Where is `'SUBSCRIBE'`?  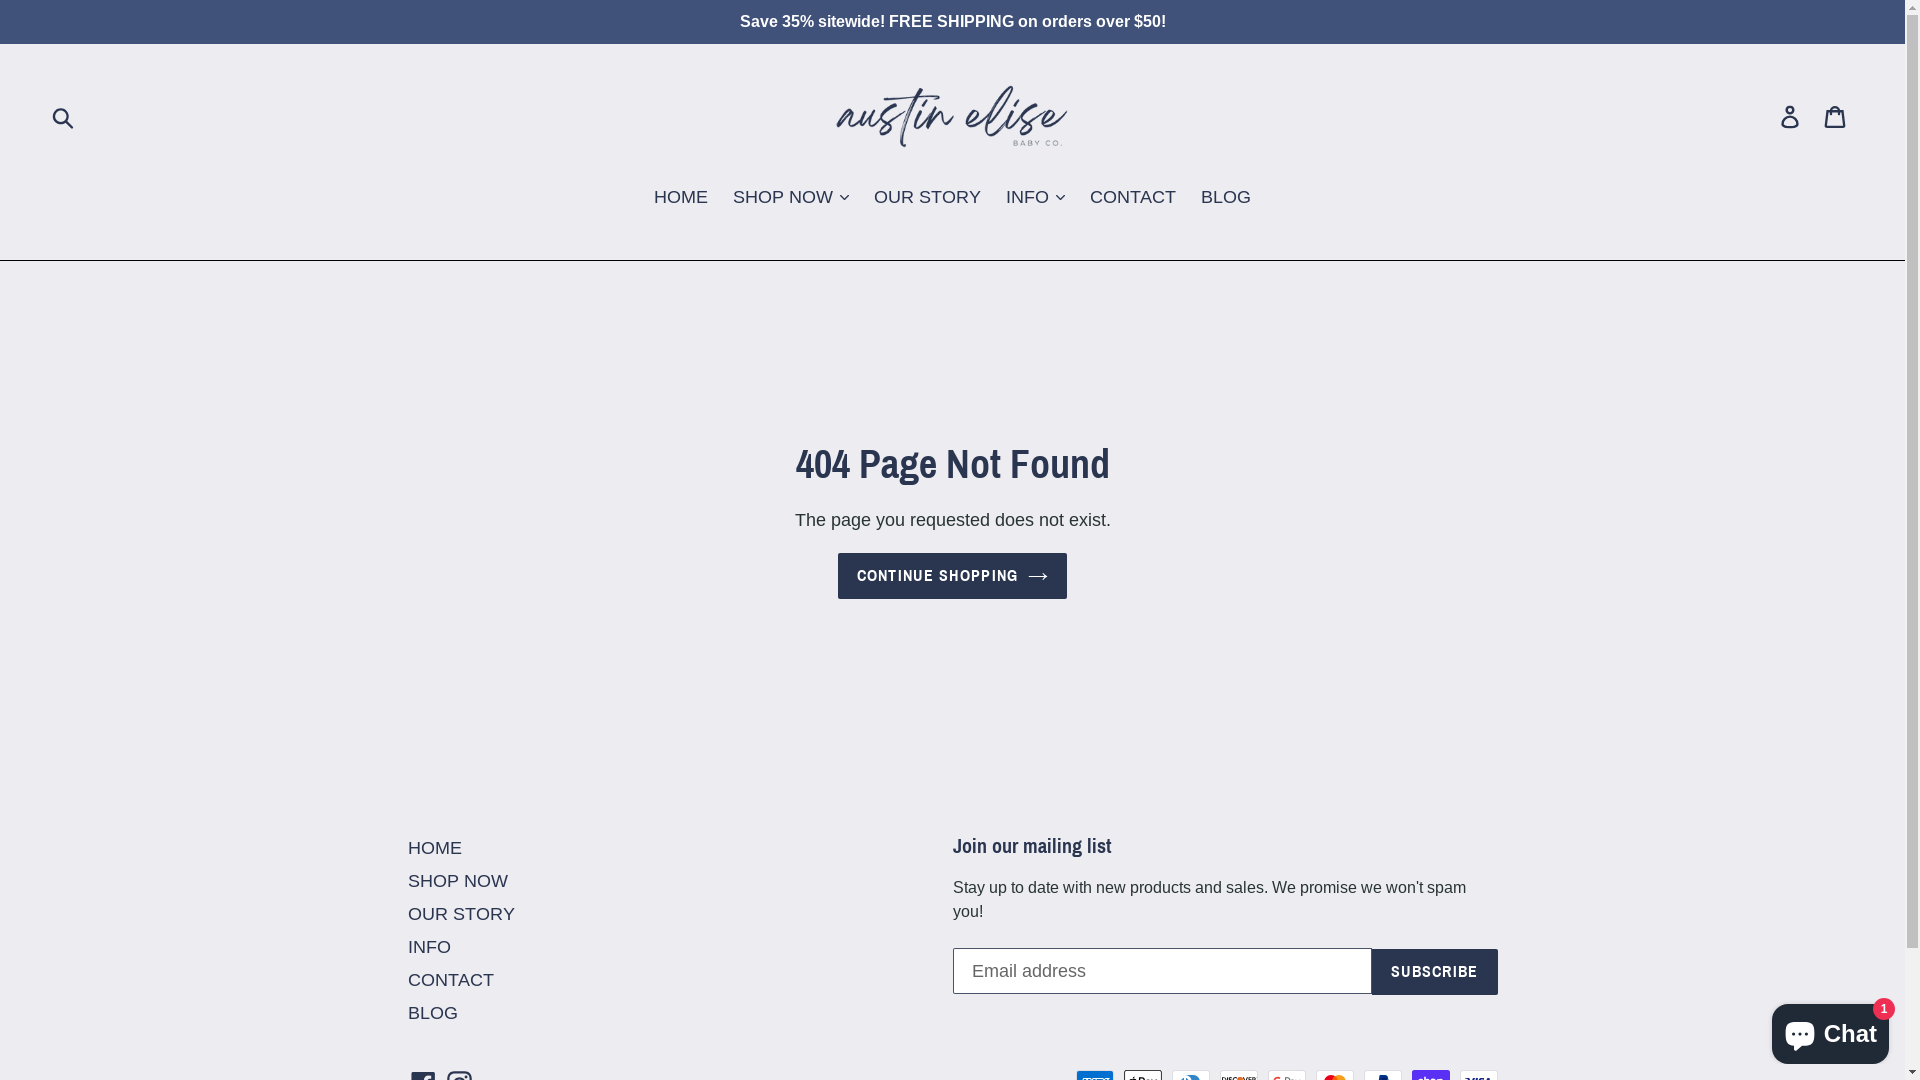 'SUBSCRIBE' is located at coordinates (1434, 970).